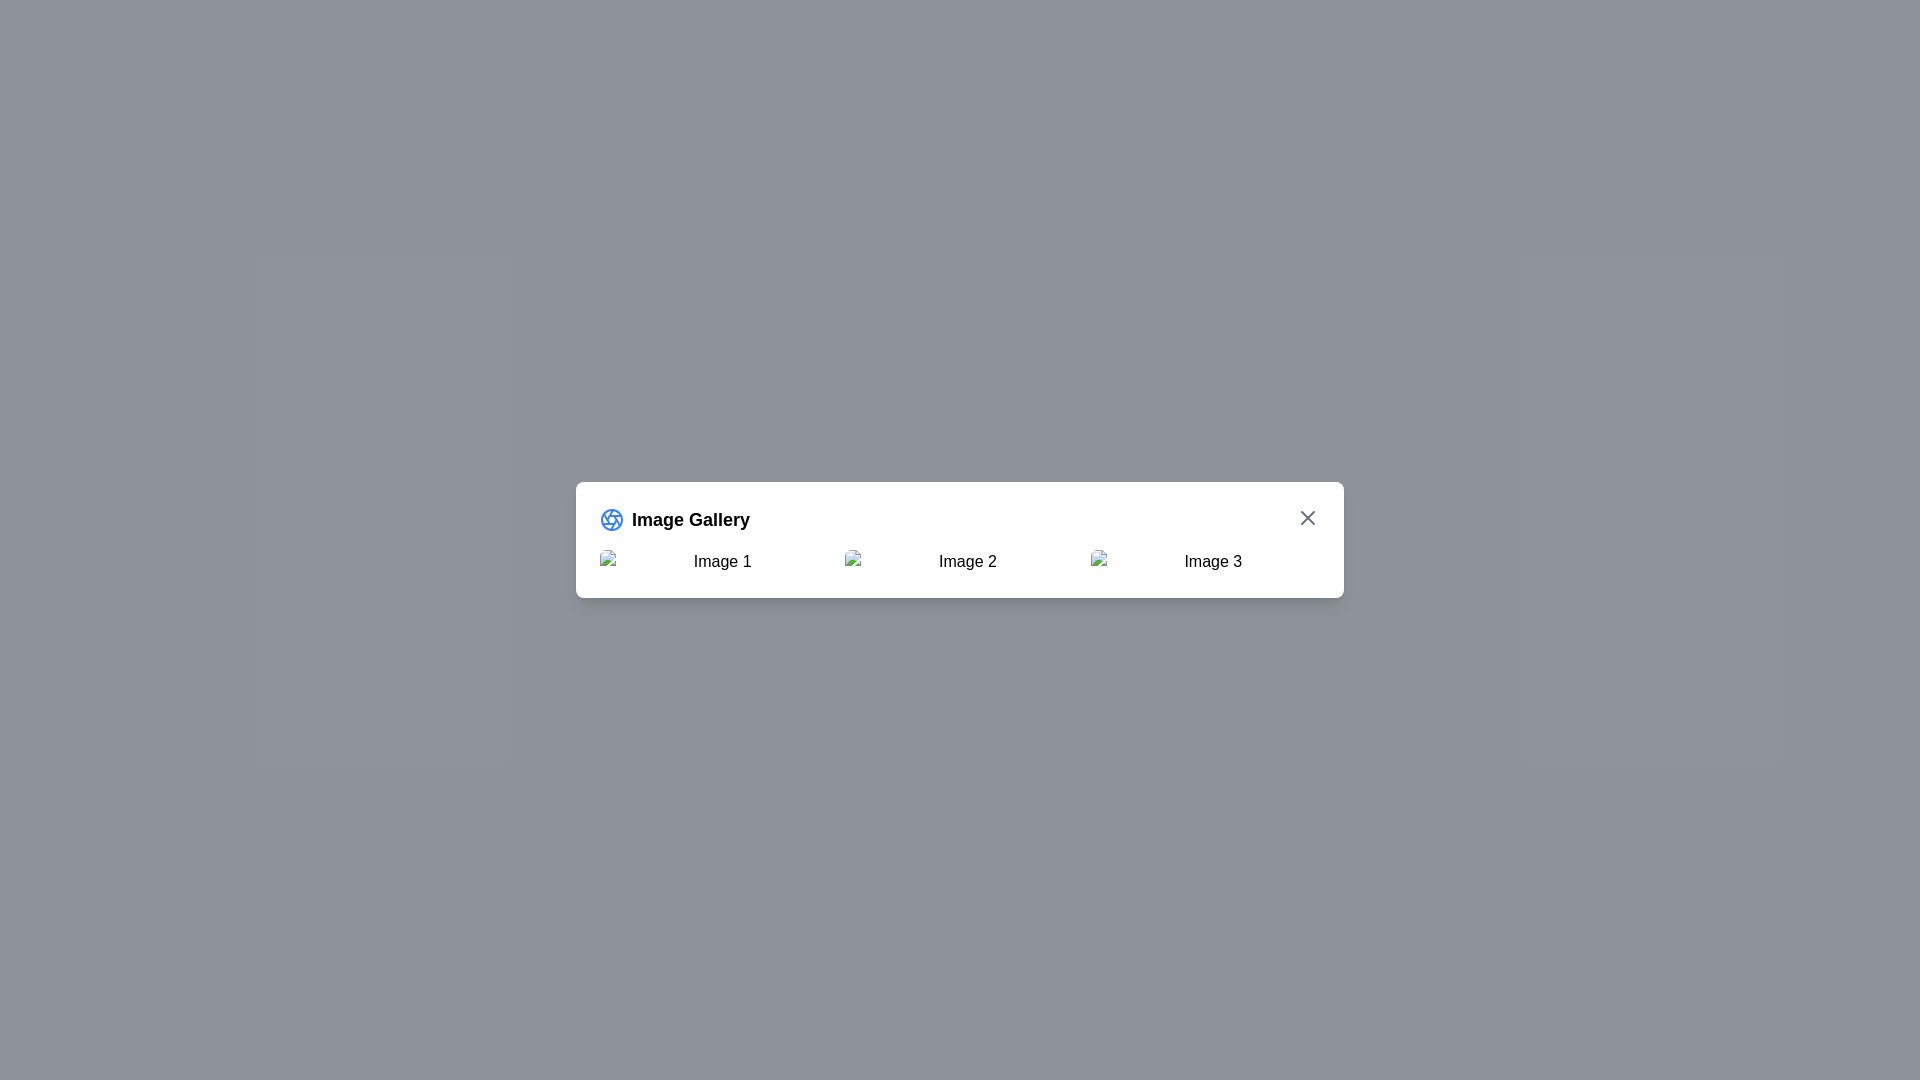  Describe the element at coordinates (1308, 516) in the screenshot. I see `the close button to close the dialog` at that location.